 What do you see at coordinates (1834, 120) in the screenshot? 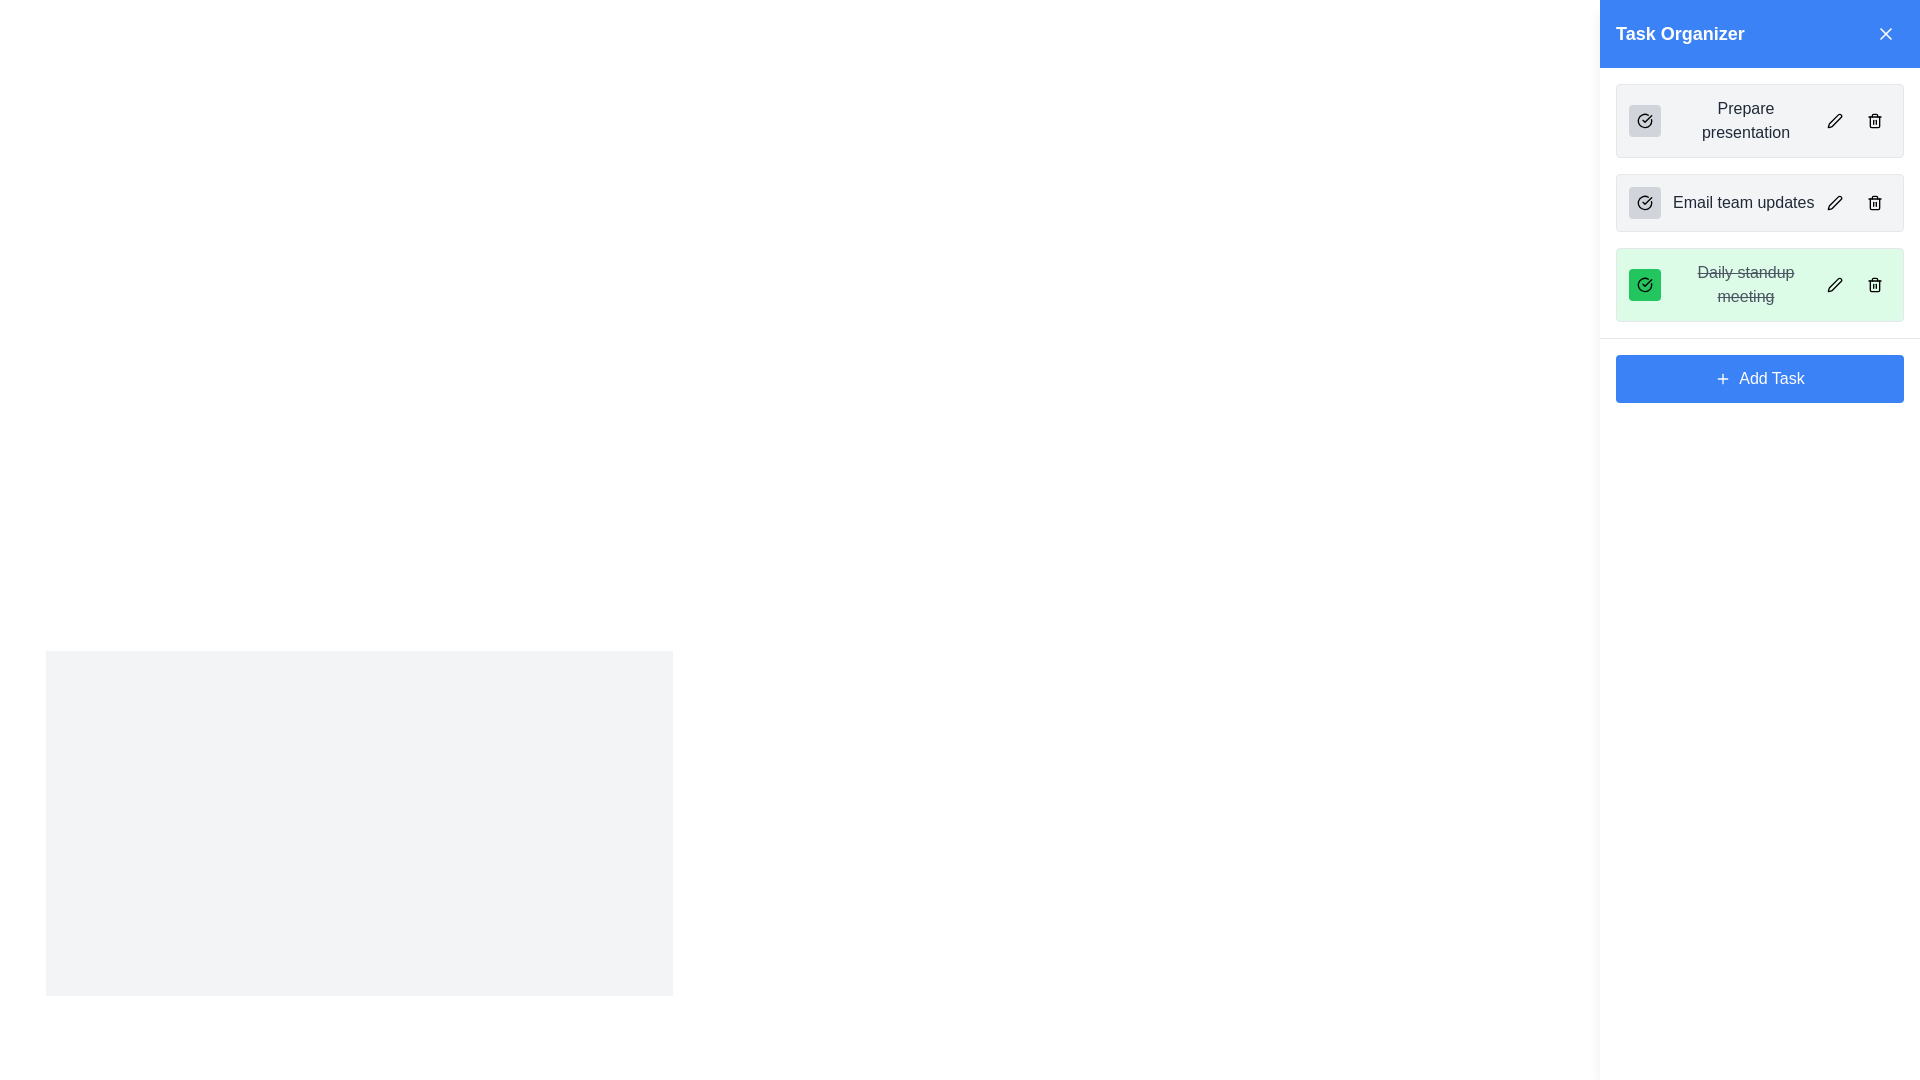
I see `the pen icon located to the right of the task titled 'Prepare presentation' in the 'Task Organizer' sidebar` at bounding box center [1834, 120].